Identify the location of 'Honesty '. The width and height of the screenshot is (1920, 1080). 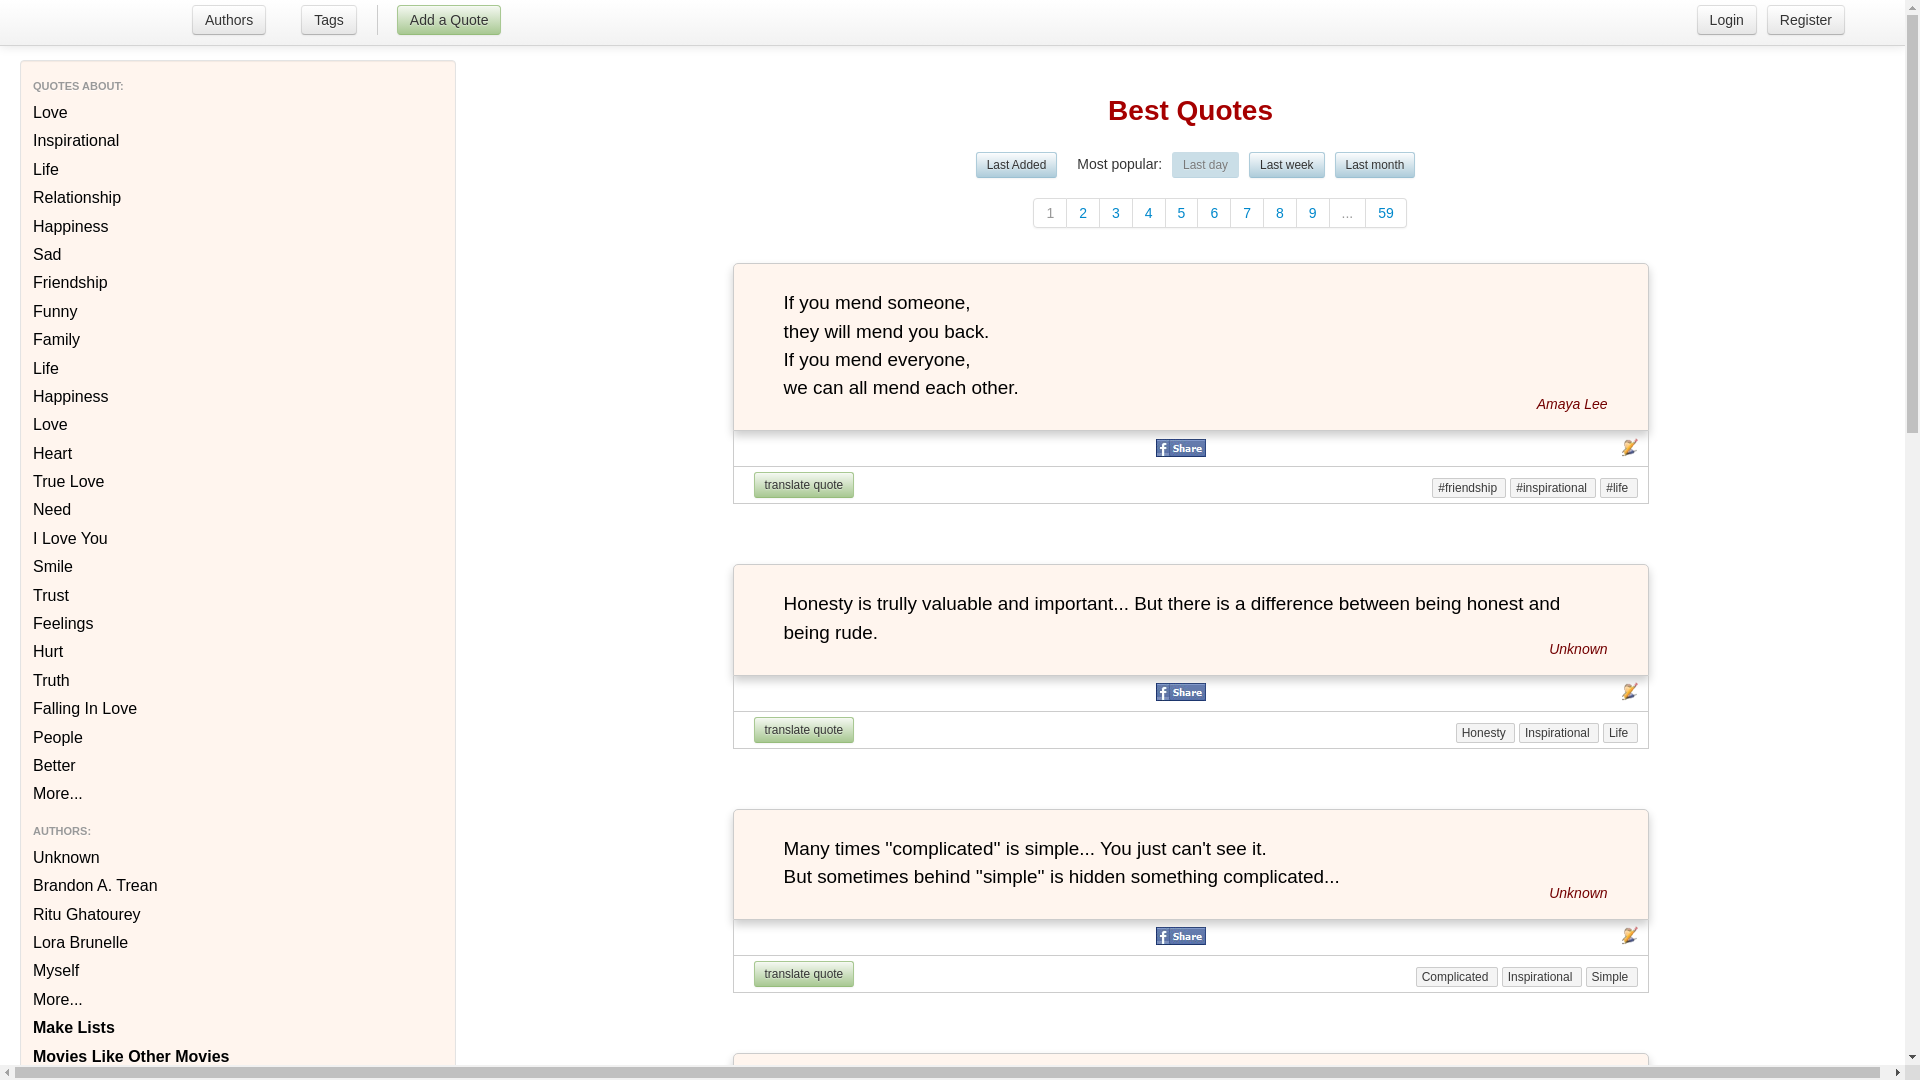
(1455, 732).